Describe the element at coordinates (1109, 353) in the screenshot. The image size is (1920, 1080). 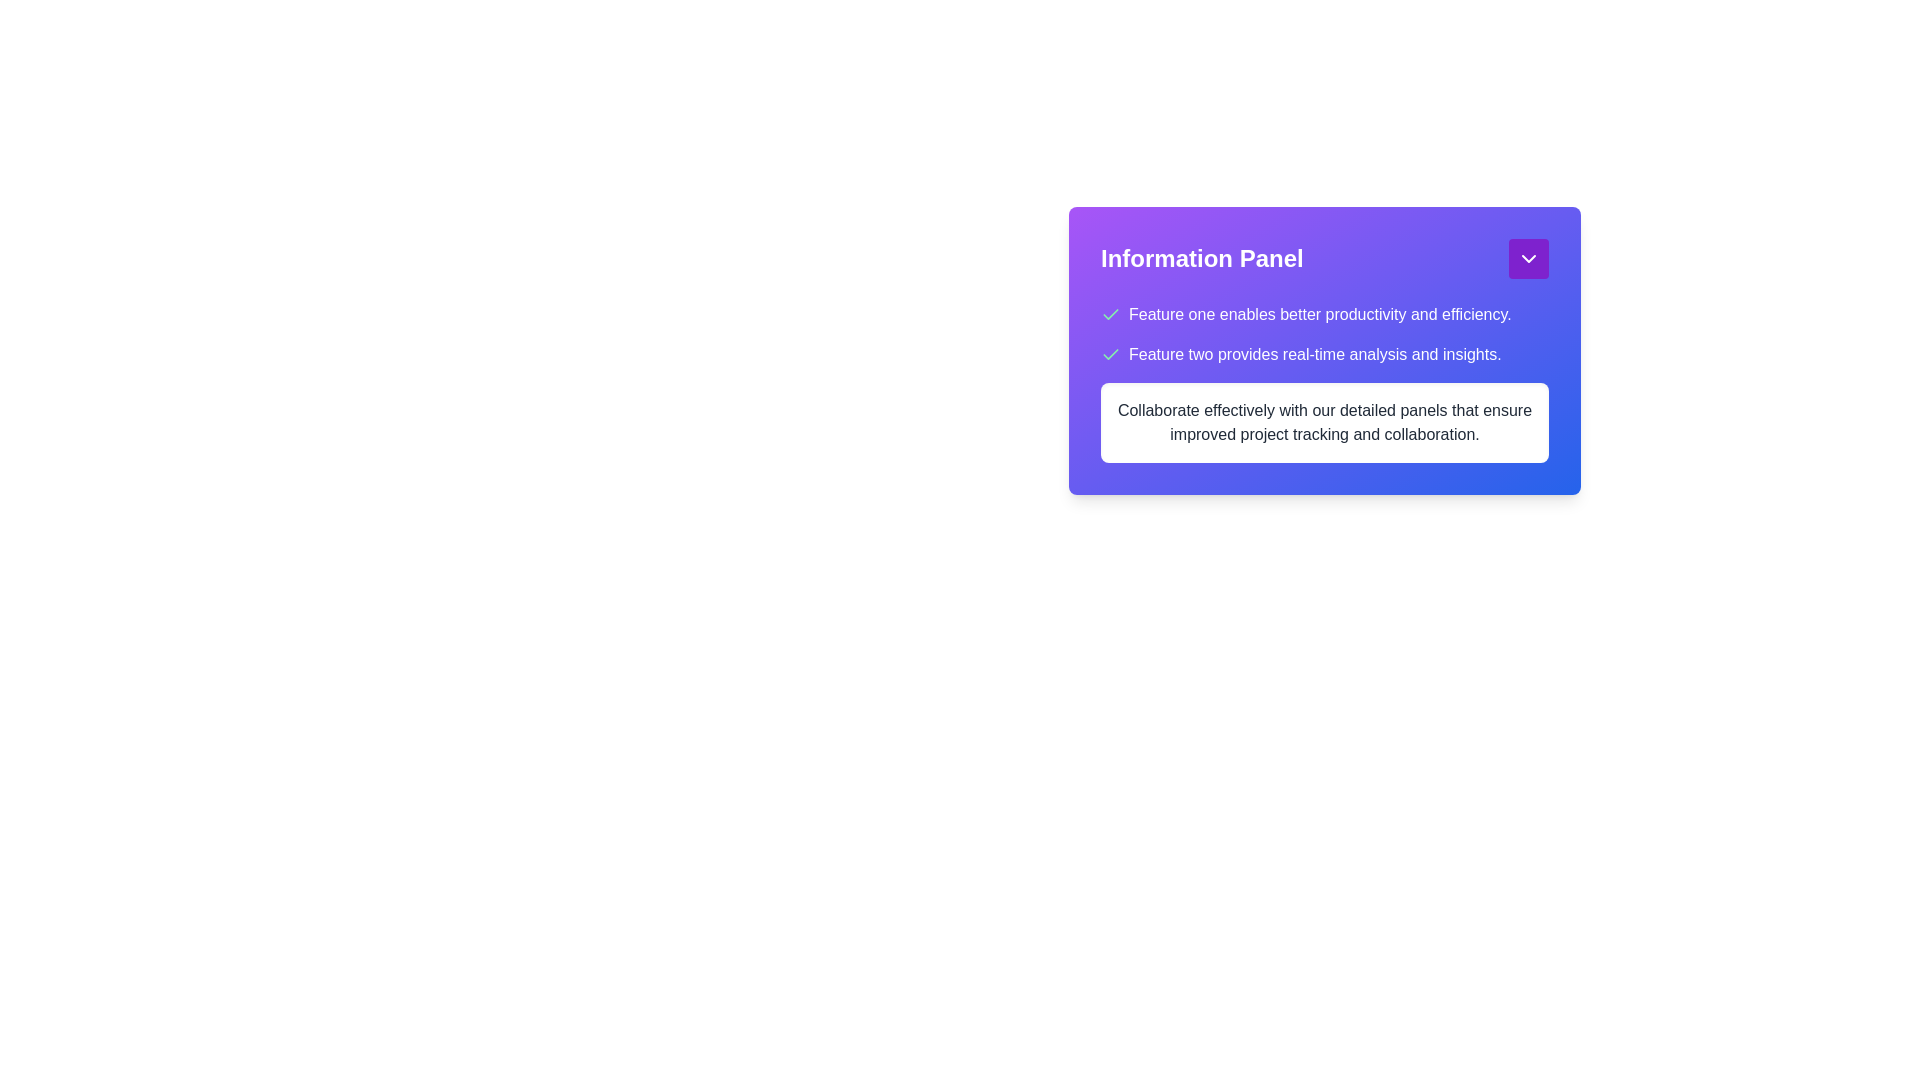
I see `the icon in the purple dialog box labeled 'Information Panel' that signifies the availability of 'Feature two provides real-time analysis and insights.'` at that location.